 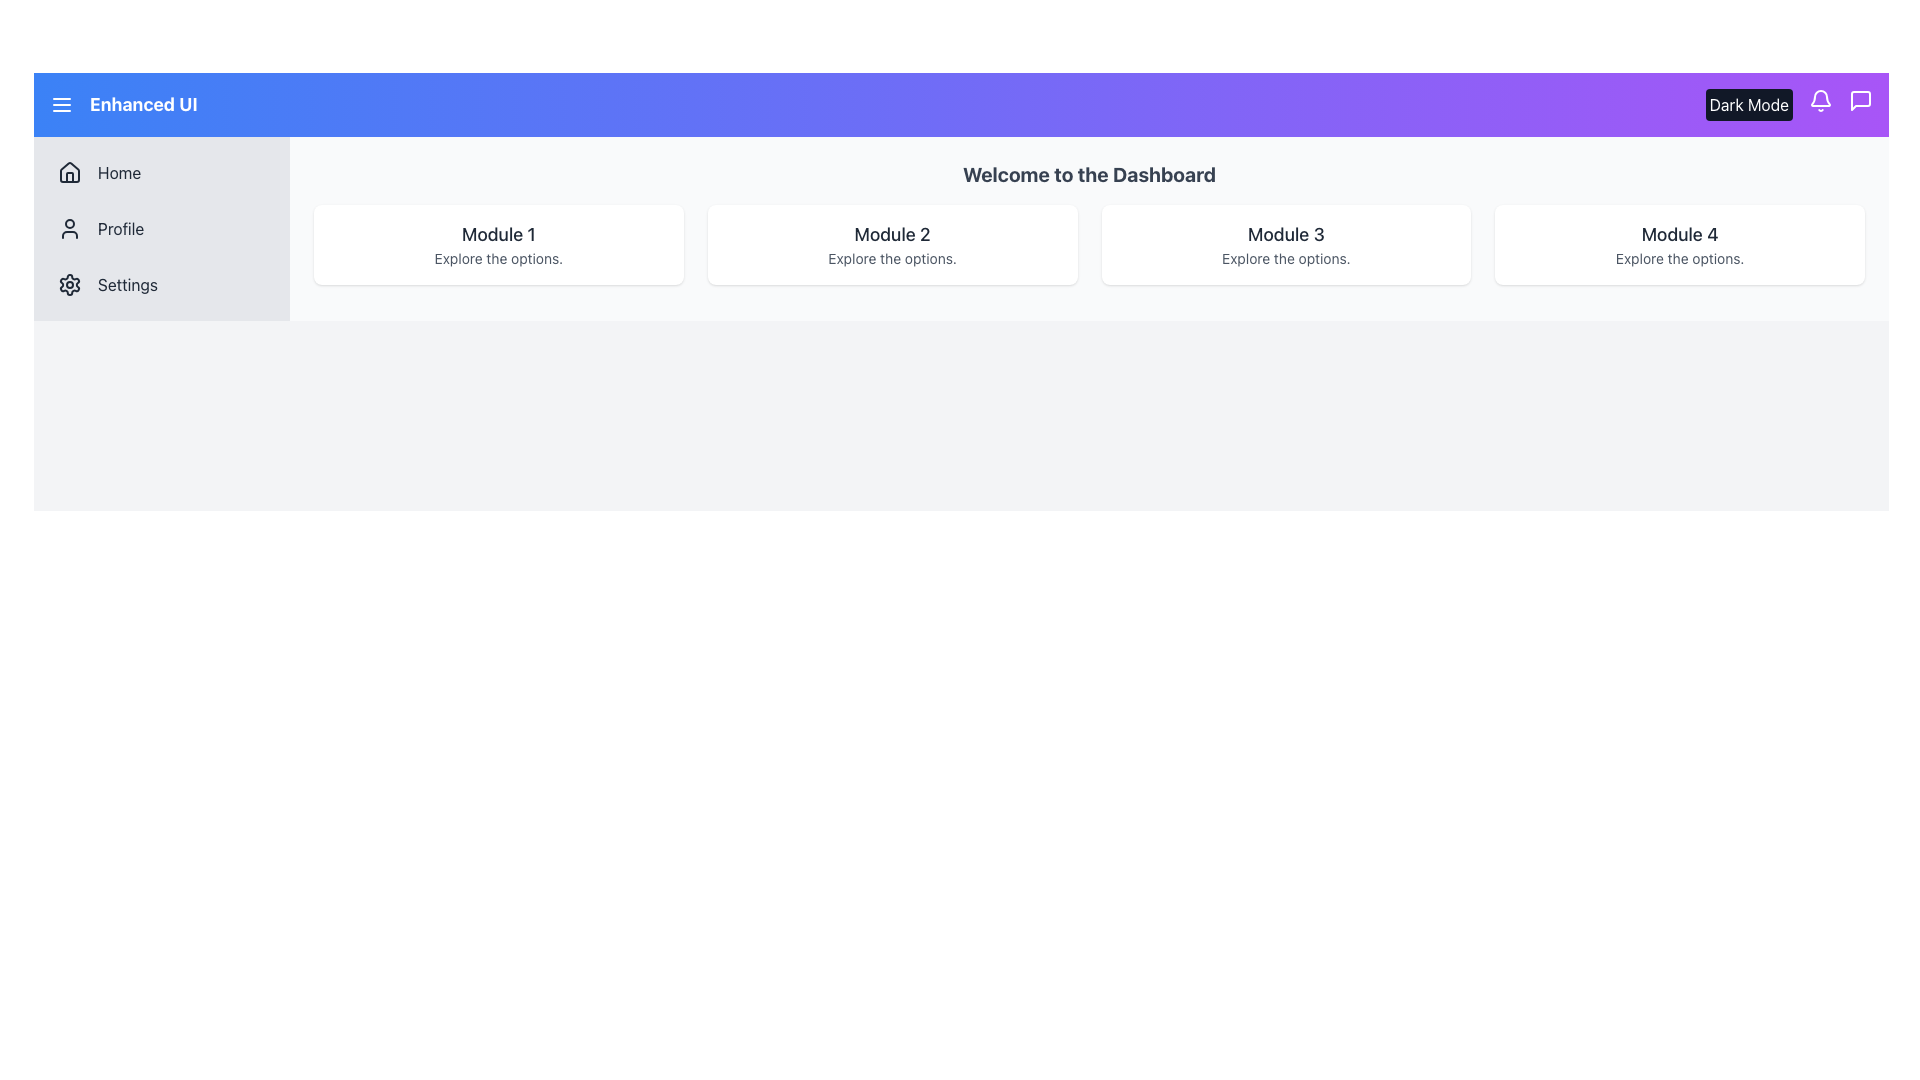 What do you see at coordinates (1286, 257) in the screenshot?
I see `the text element containing 'Explore the options.' which is positioned below 'Module 3' in the third card of a horizontal row` at bounding box center [1286, 257].